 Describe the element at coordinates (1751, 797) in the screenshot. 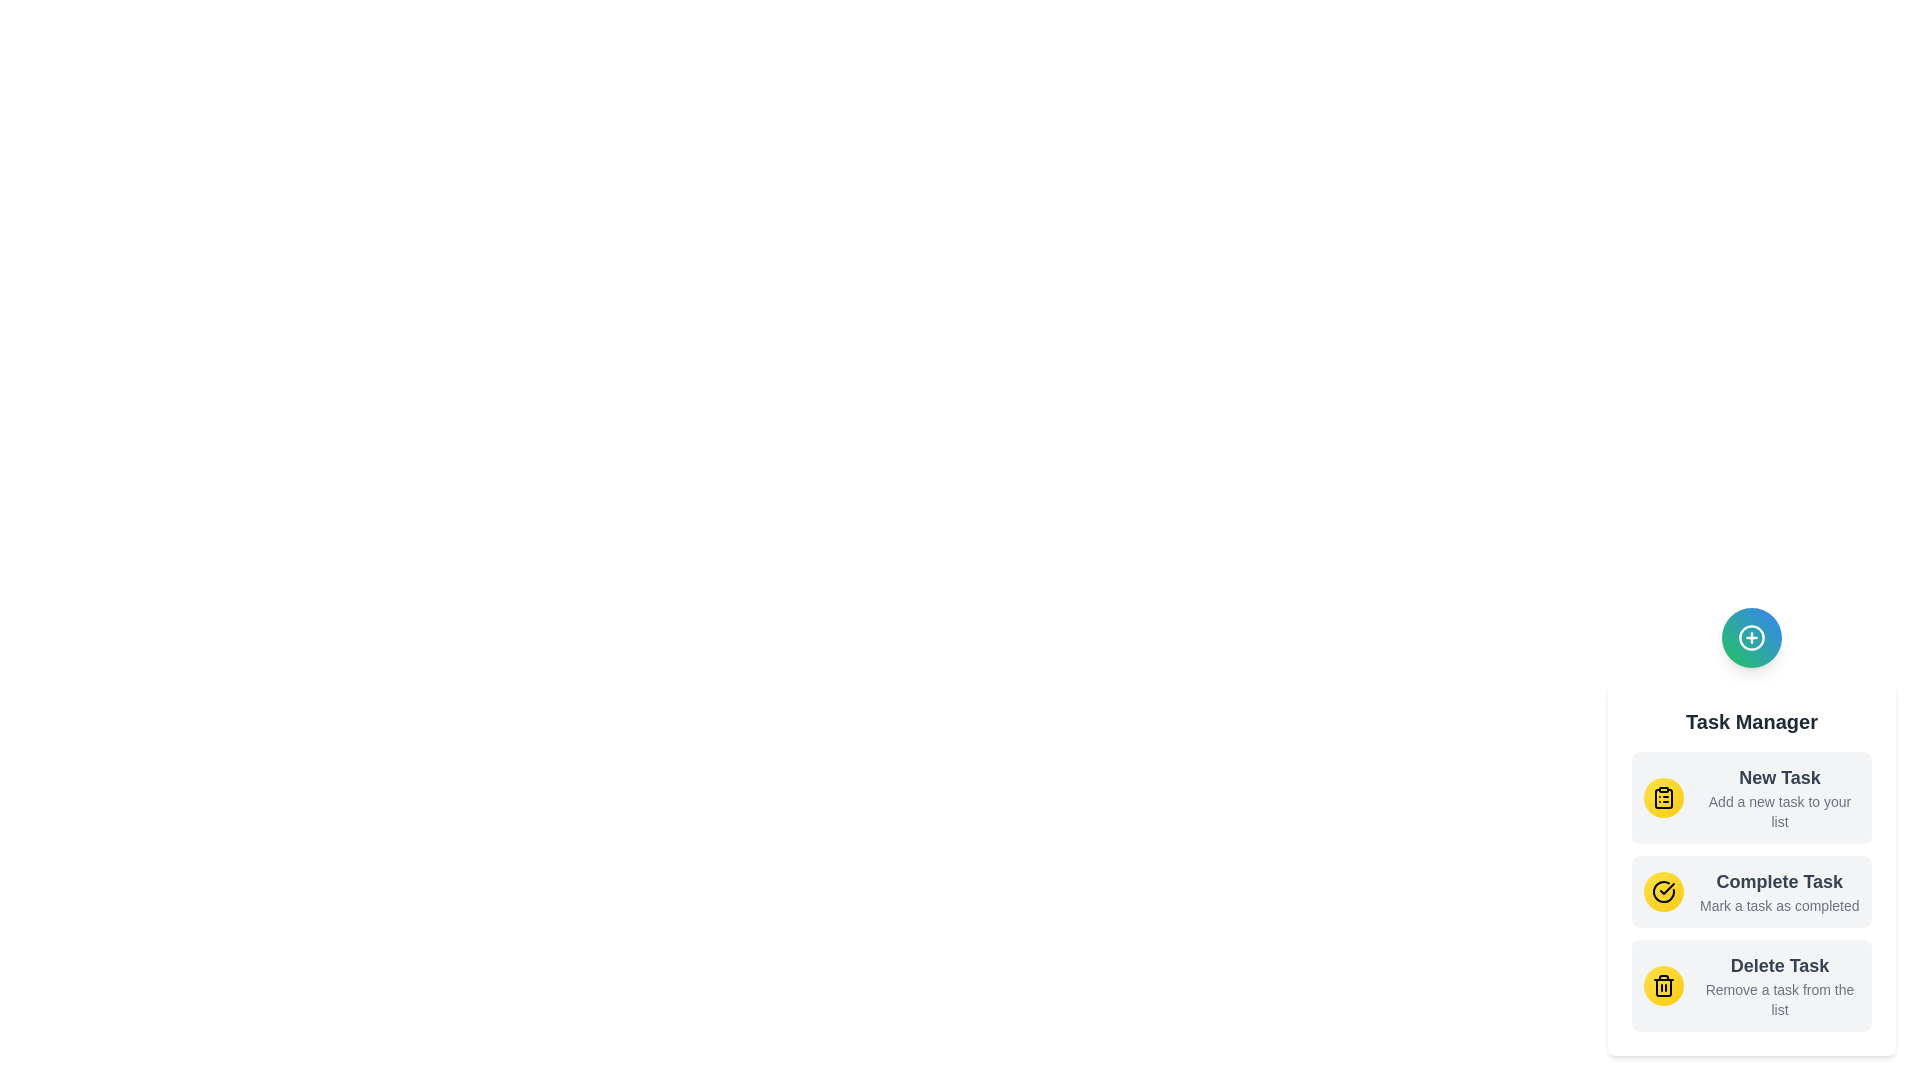

I see `the 'New Task' option to initiate adding a new task` at that location.